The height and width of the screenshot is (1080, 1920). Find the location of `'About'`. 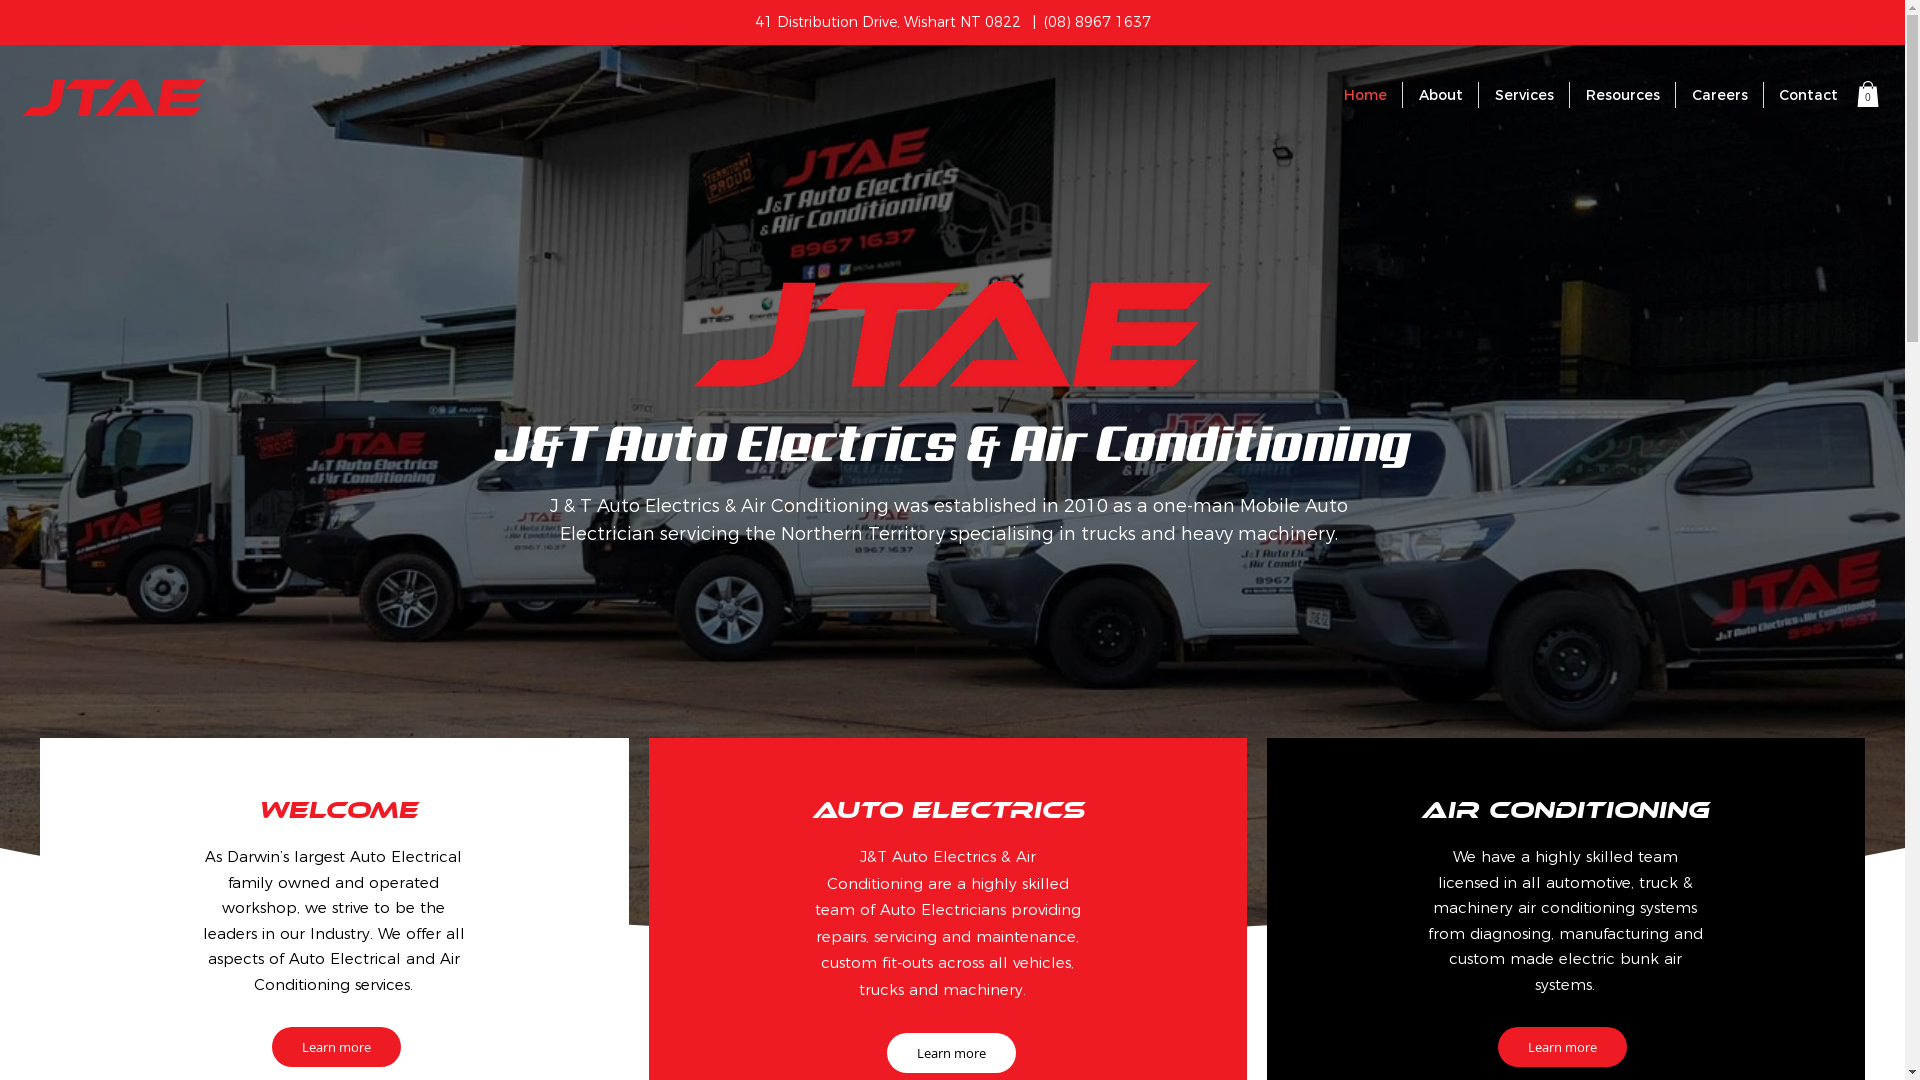

'About' is located at coordinates (1440, 95).